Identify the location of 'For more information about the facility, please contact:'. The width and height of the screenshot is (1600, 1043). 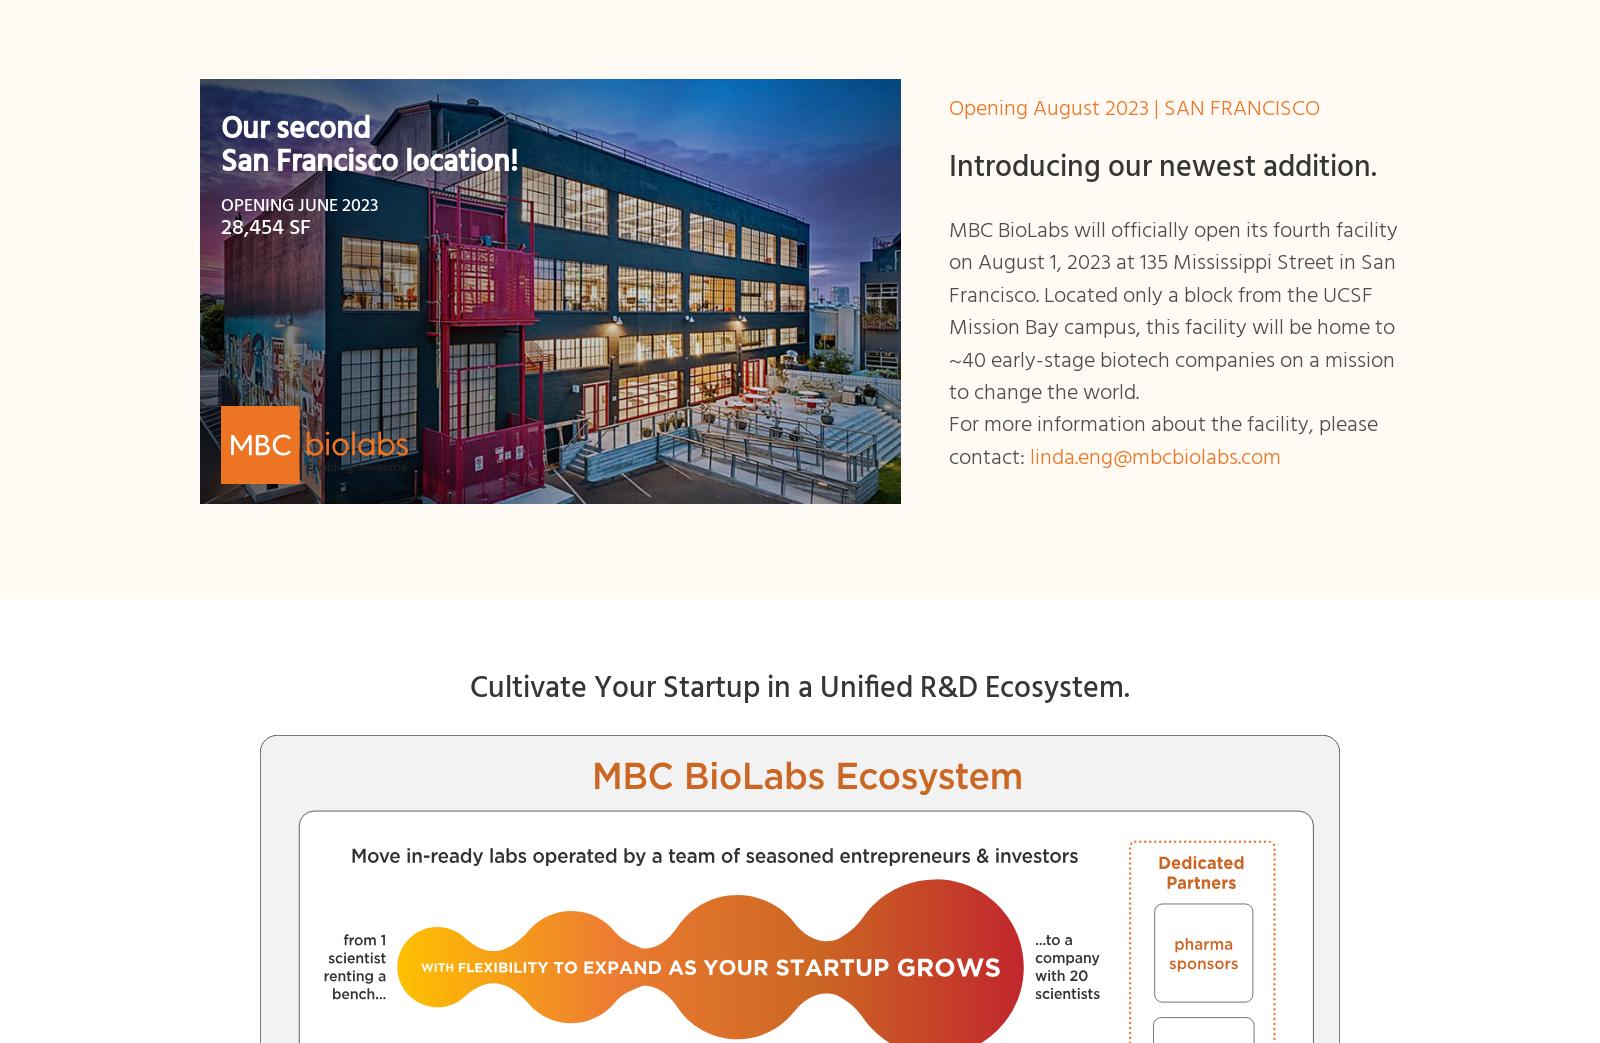
(1162, 438).